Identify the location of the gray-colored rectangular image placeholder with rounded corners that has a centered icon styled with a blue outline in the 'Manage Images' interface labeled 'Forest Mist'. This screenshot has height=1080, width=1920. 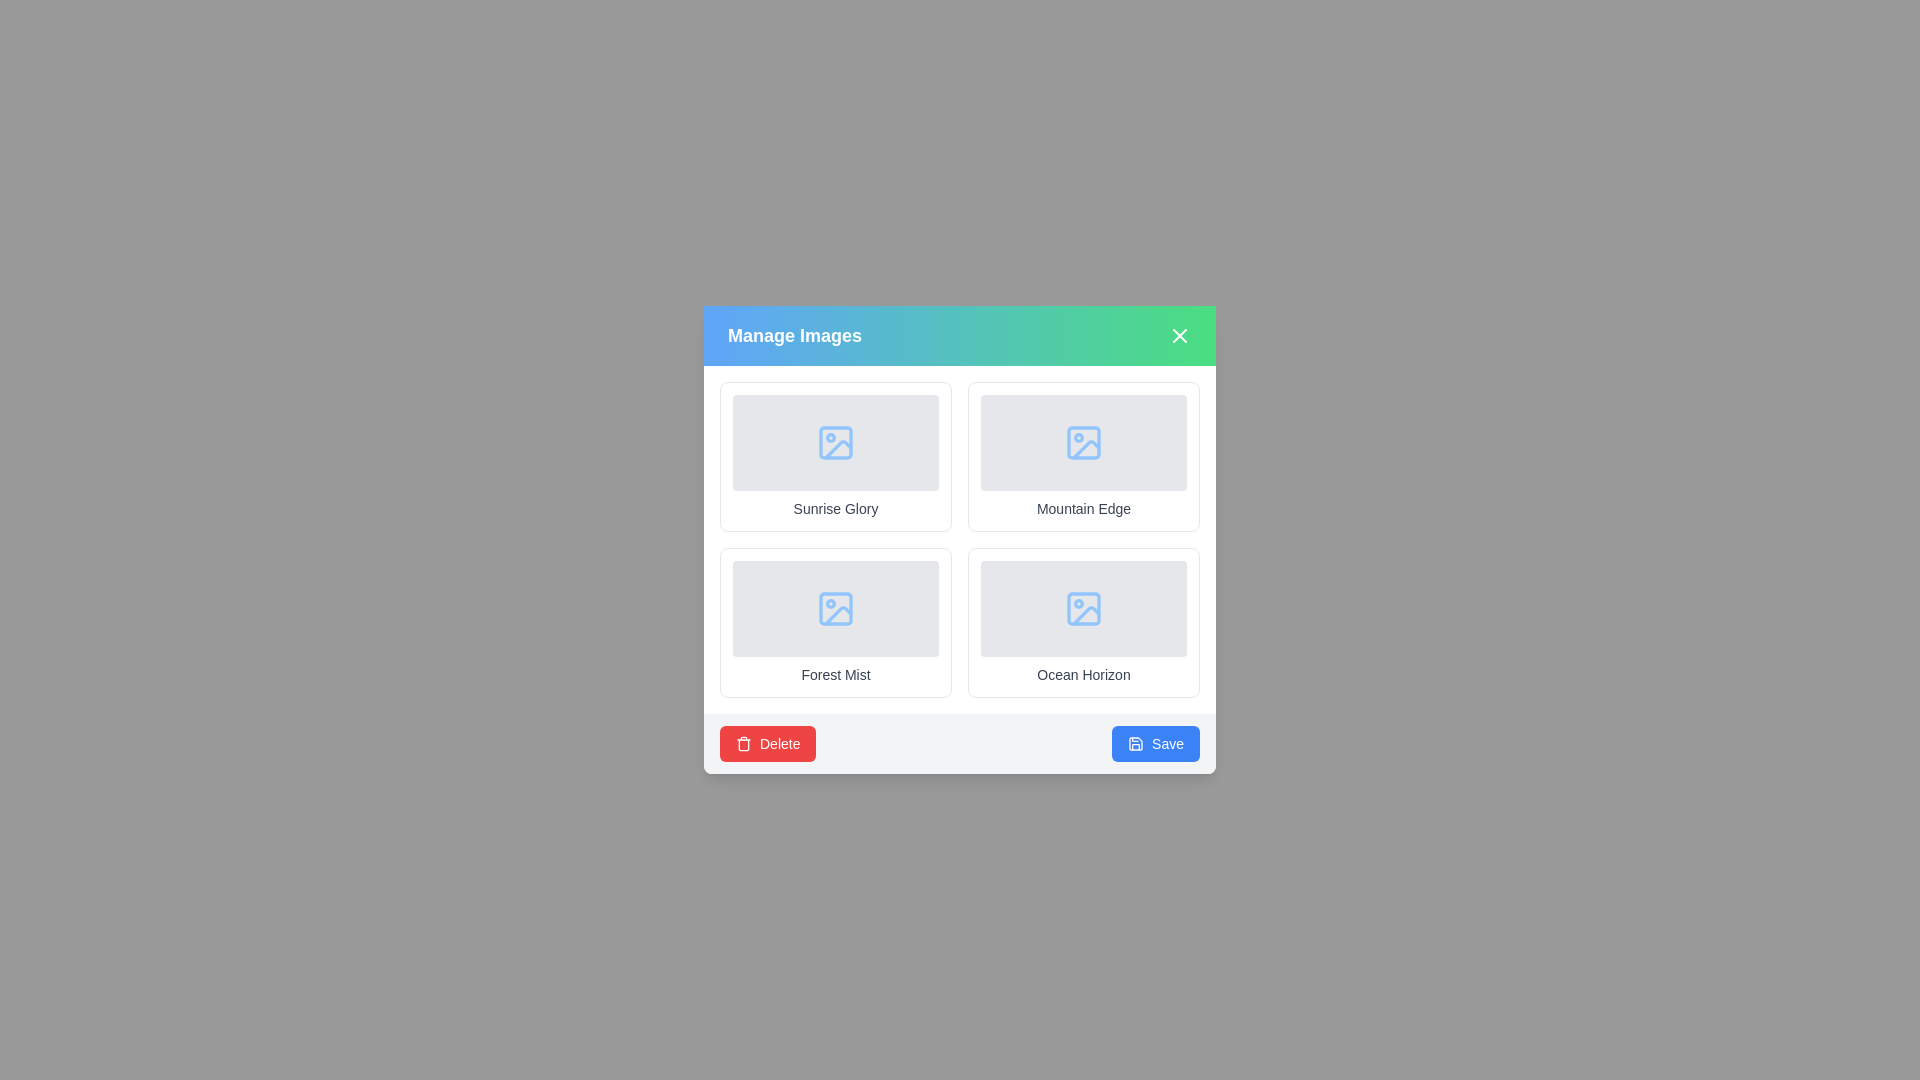
(835, 608).